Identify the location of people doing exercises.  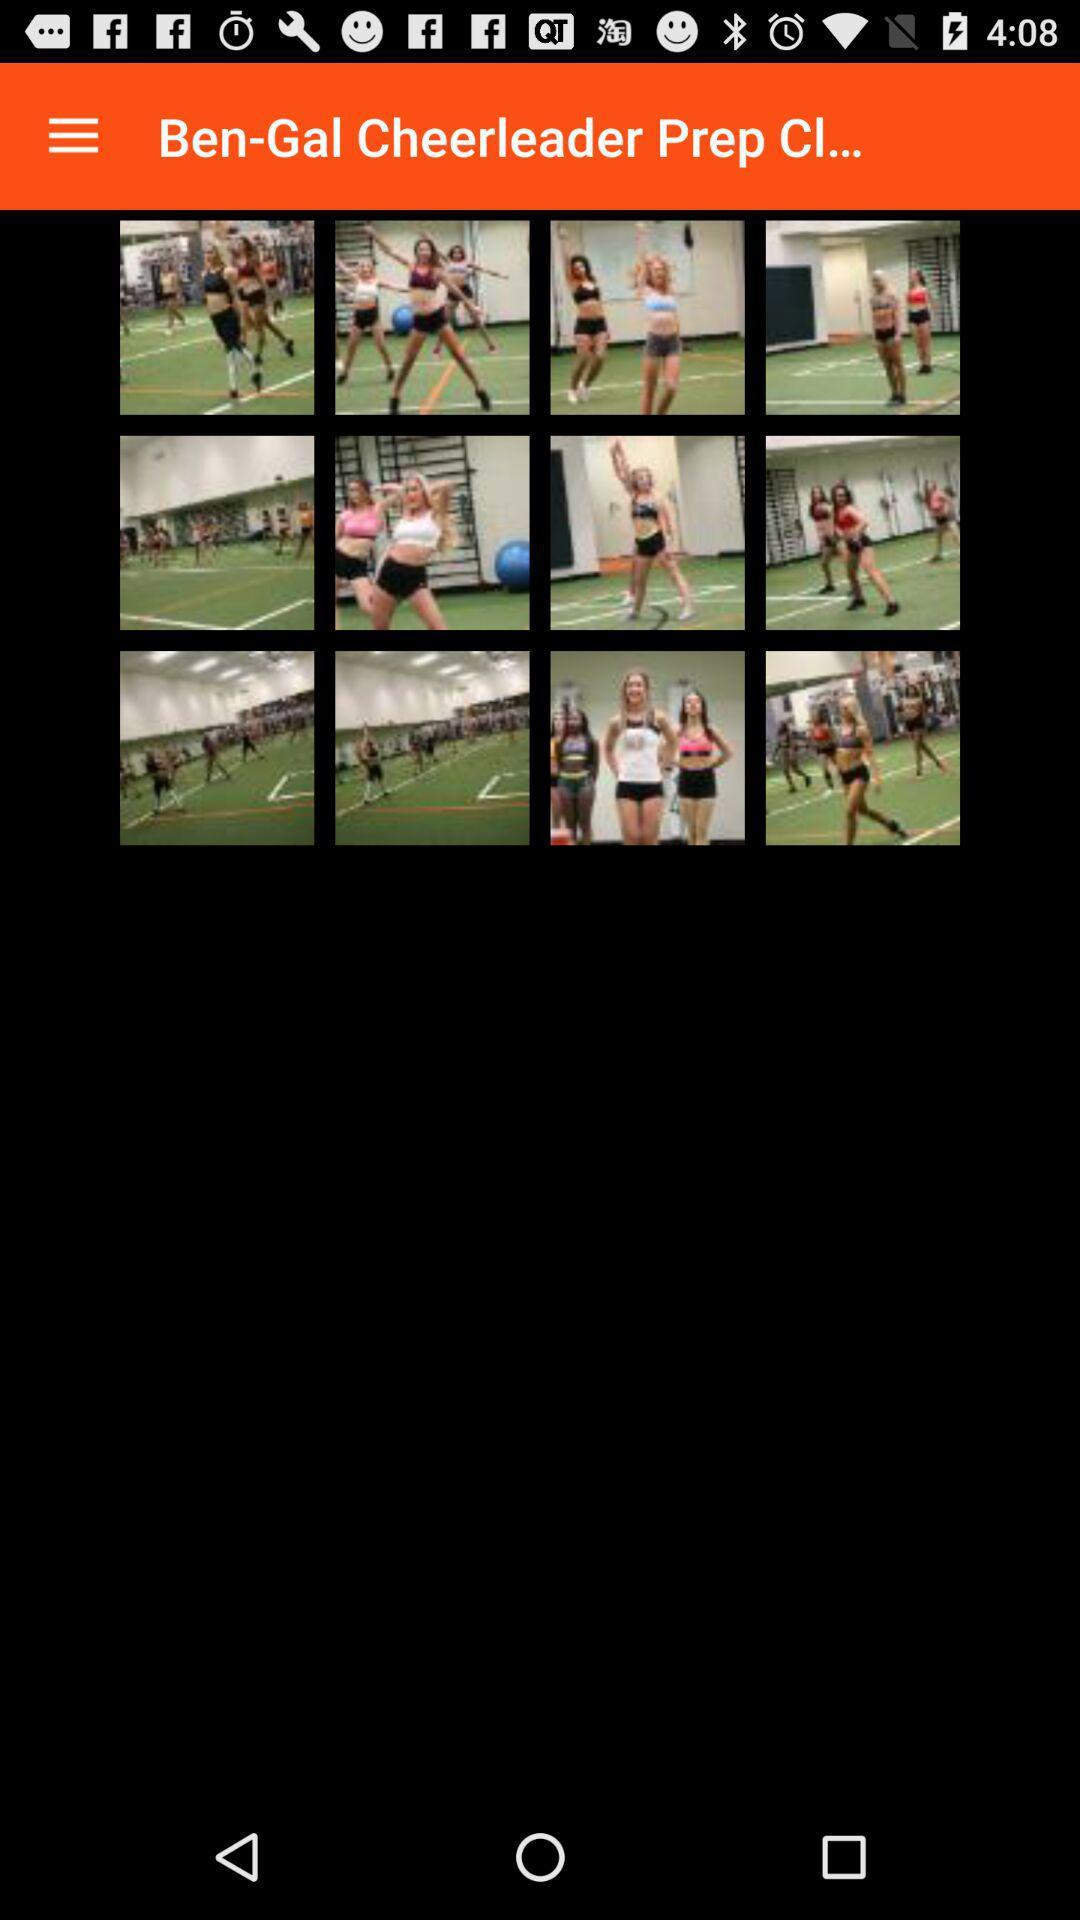
(431, 316).